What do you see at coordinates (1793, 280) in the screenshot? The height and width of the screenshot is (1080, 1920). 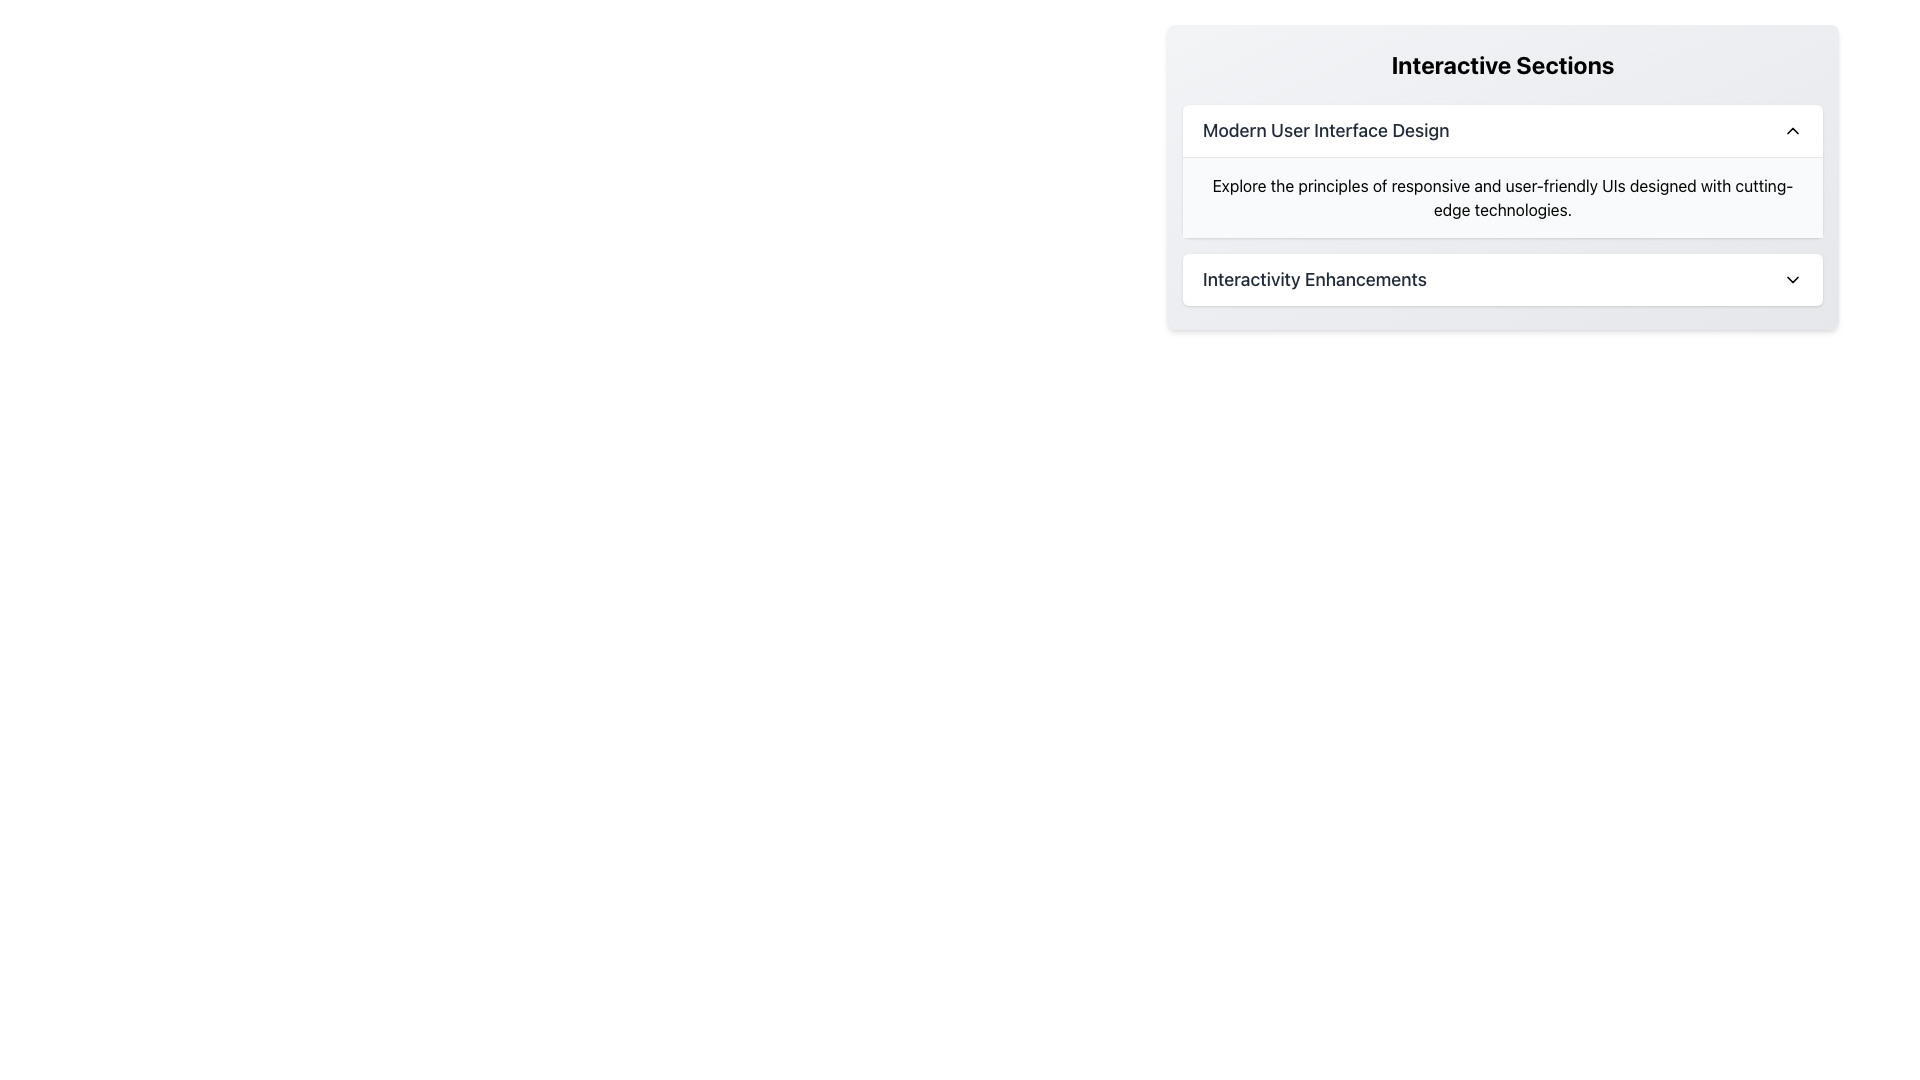 I see `the downward-facing chevron icon located to the far right of the text 'Interactivity Enhancements'` at bounding box center [1793, 280].